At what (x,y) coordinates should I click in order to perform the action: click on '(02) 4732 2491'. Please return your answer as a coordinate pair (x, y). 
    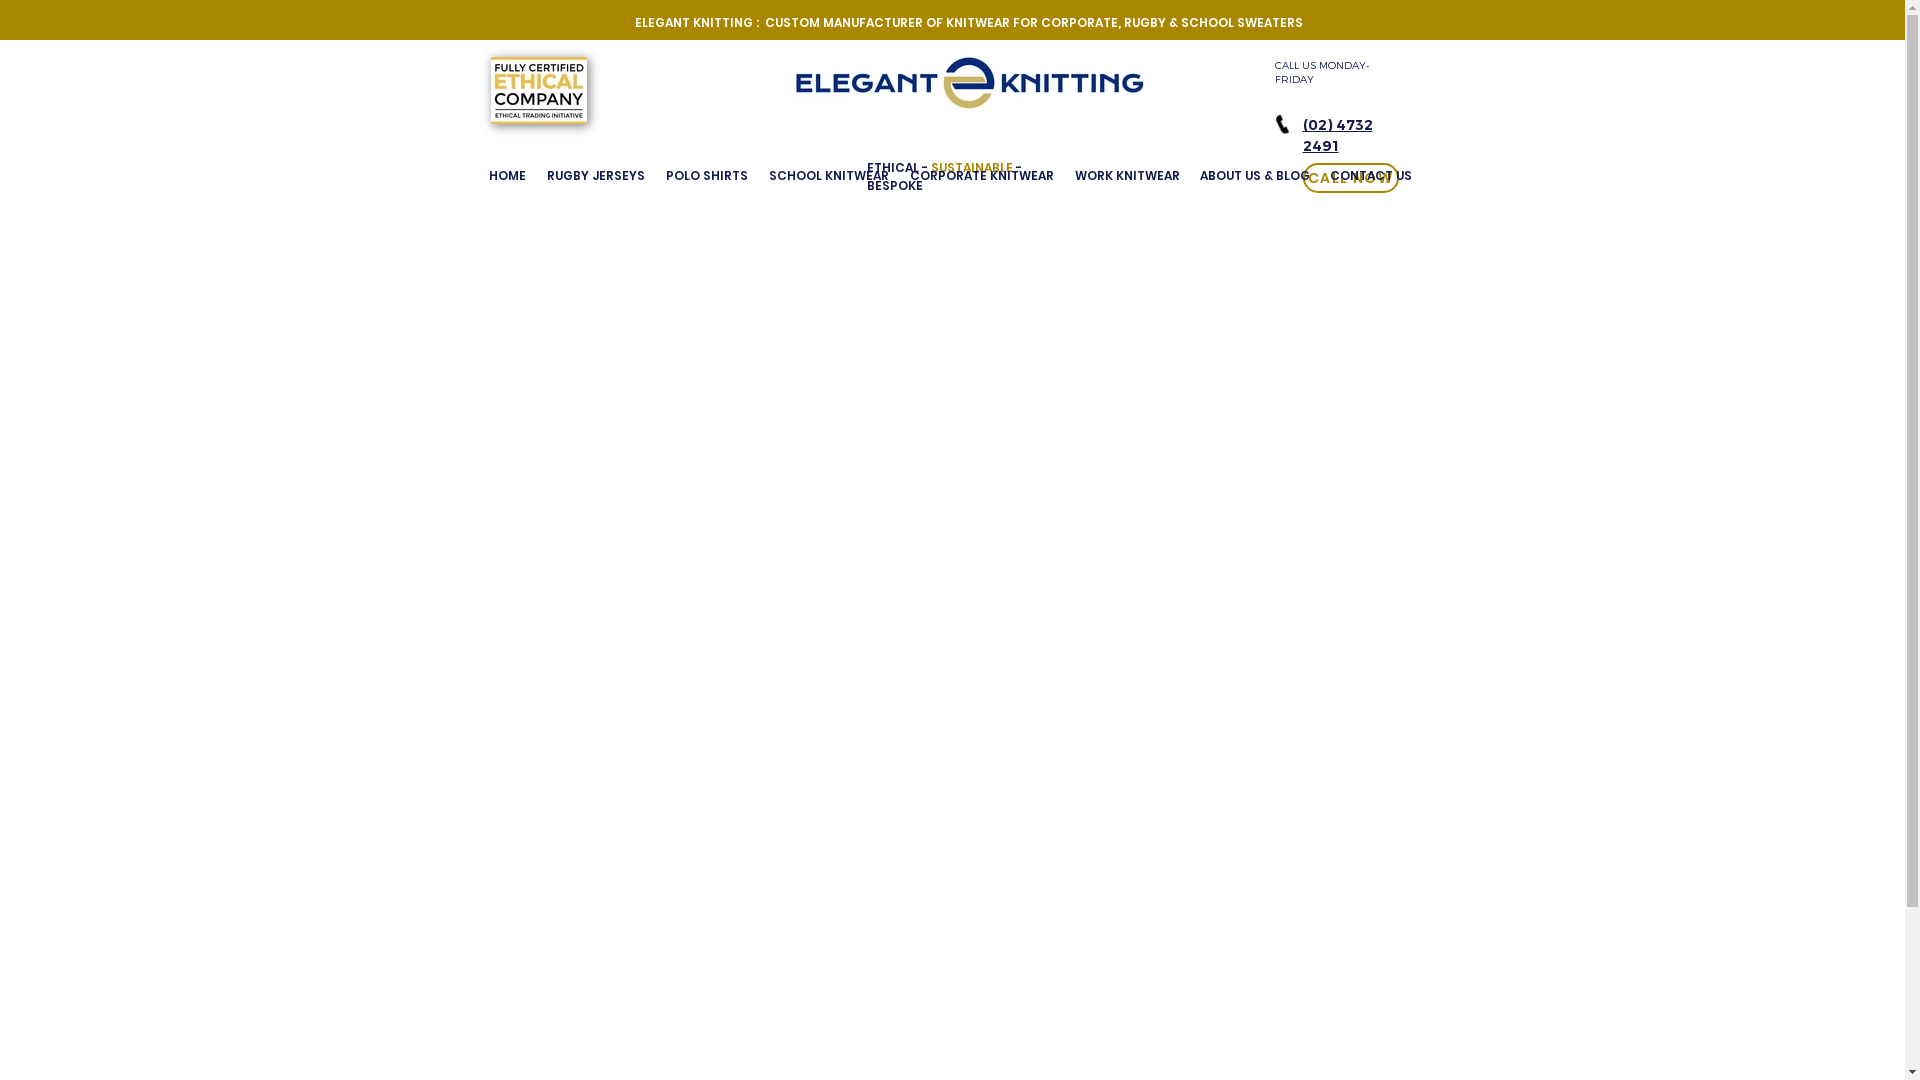
    Looking at the image, I should click on (1337, 135).